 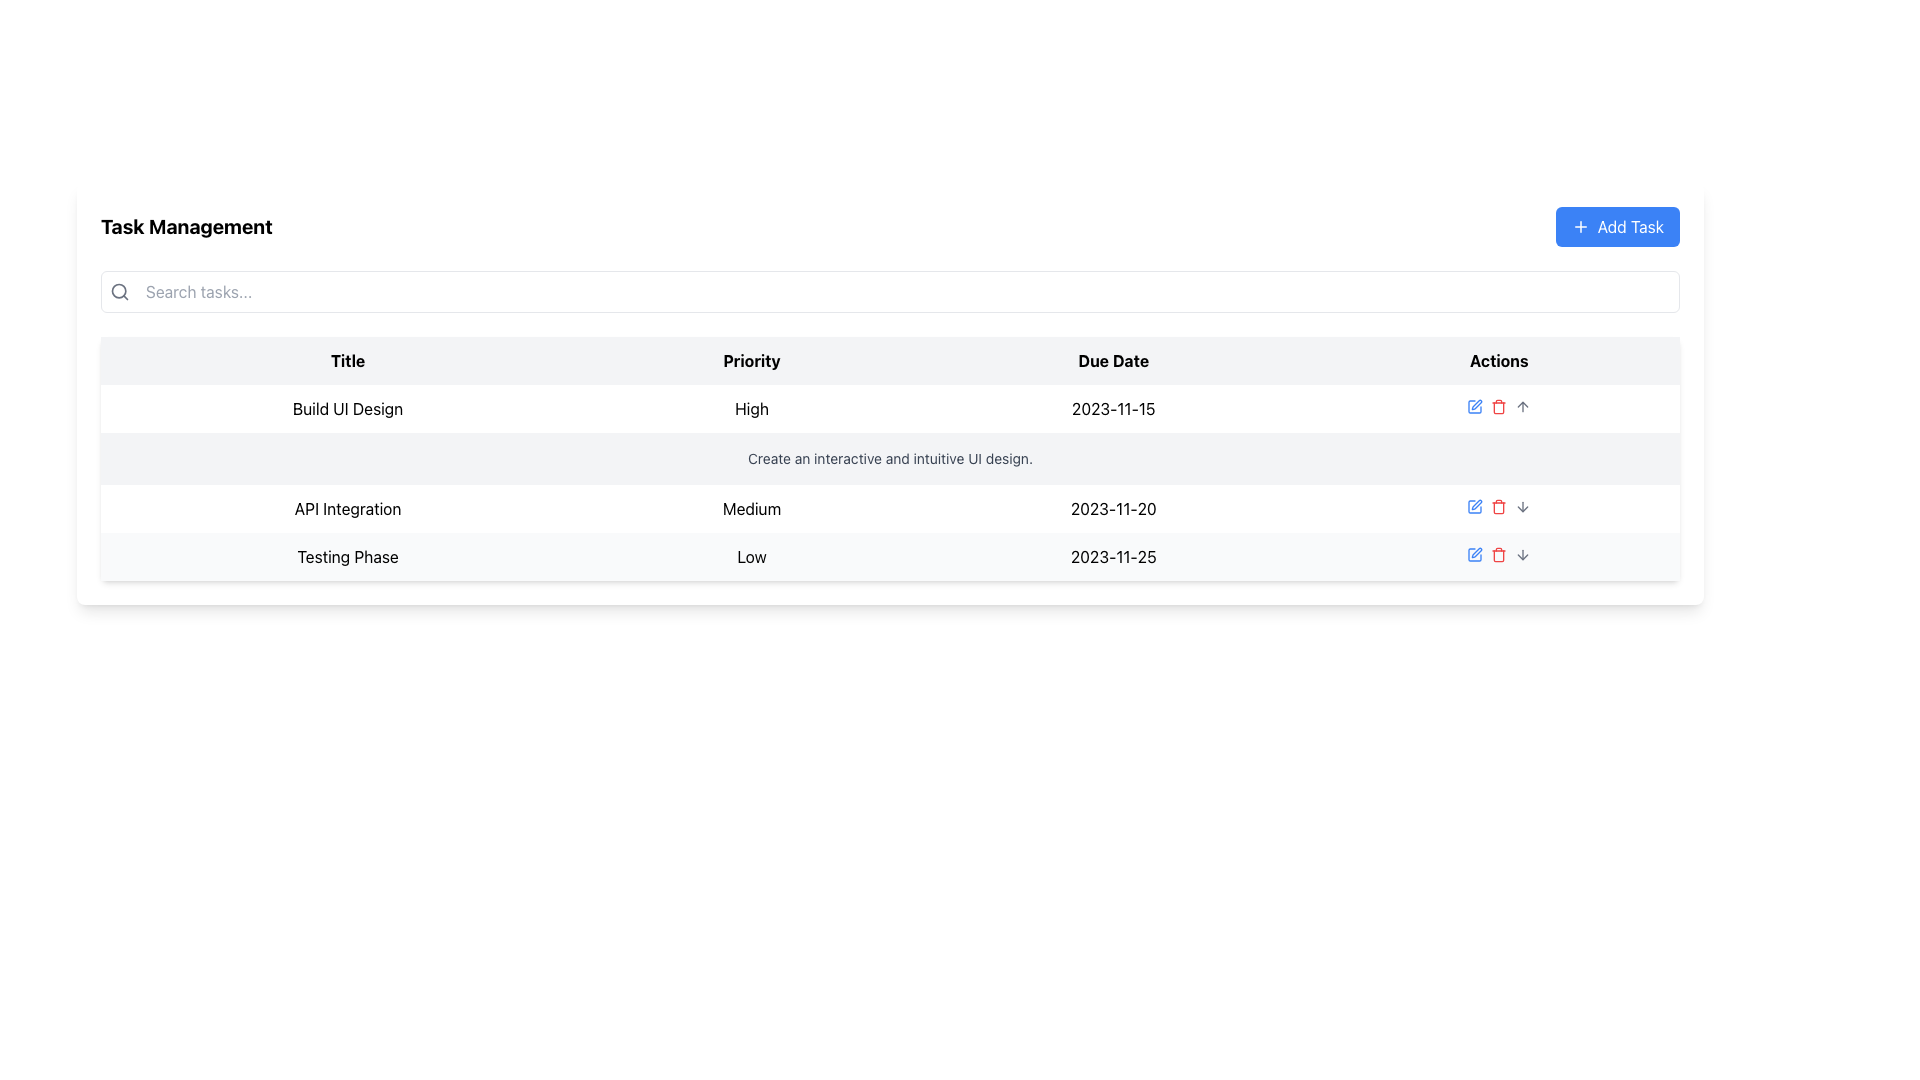 I want to click on the text label displaying the due date '2023-11-15' in the 'Build UI Design' table row, which is the third cell under the 'Due Date' column, so click(x=1112, y=407).